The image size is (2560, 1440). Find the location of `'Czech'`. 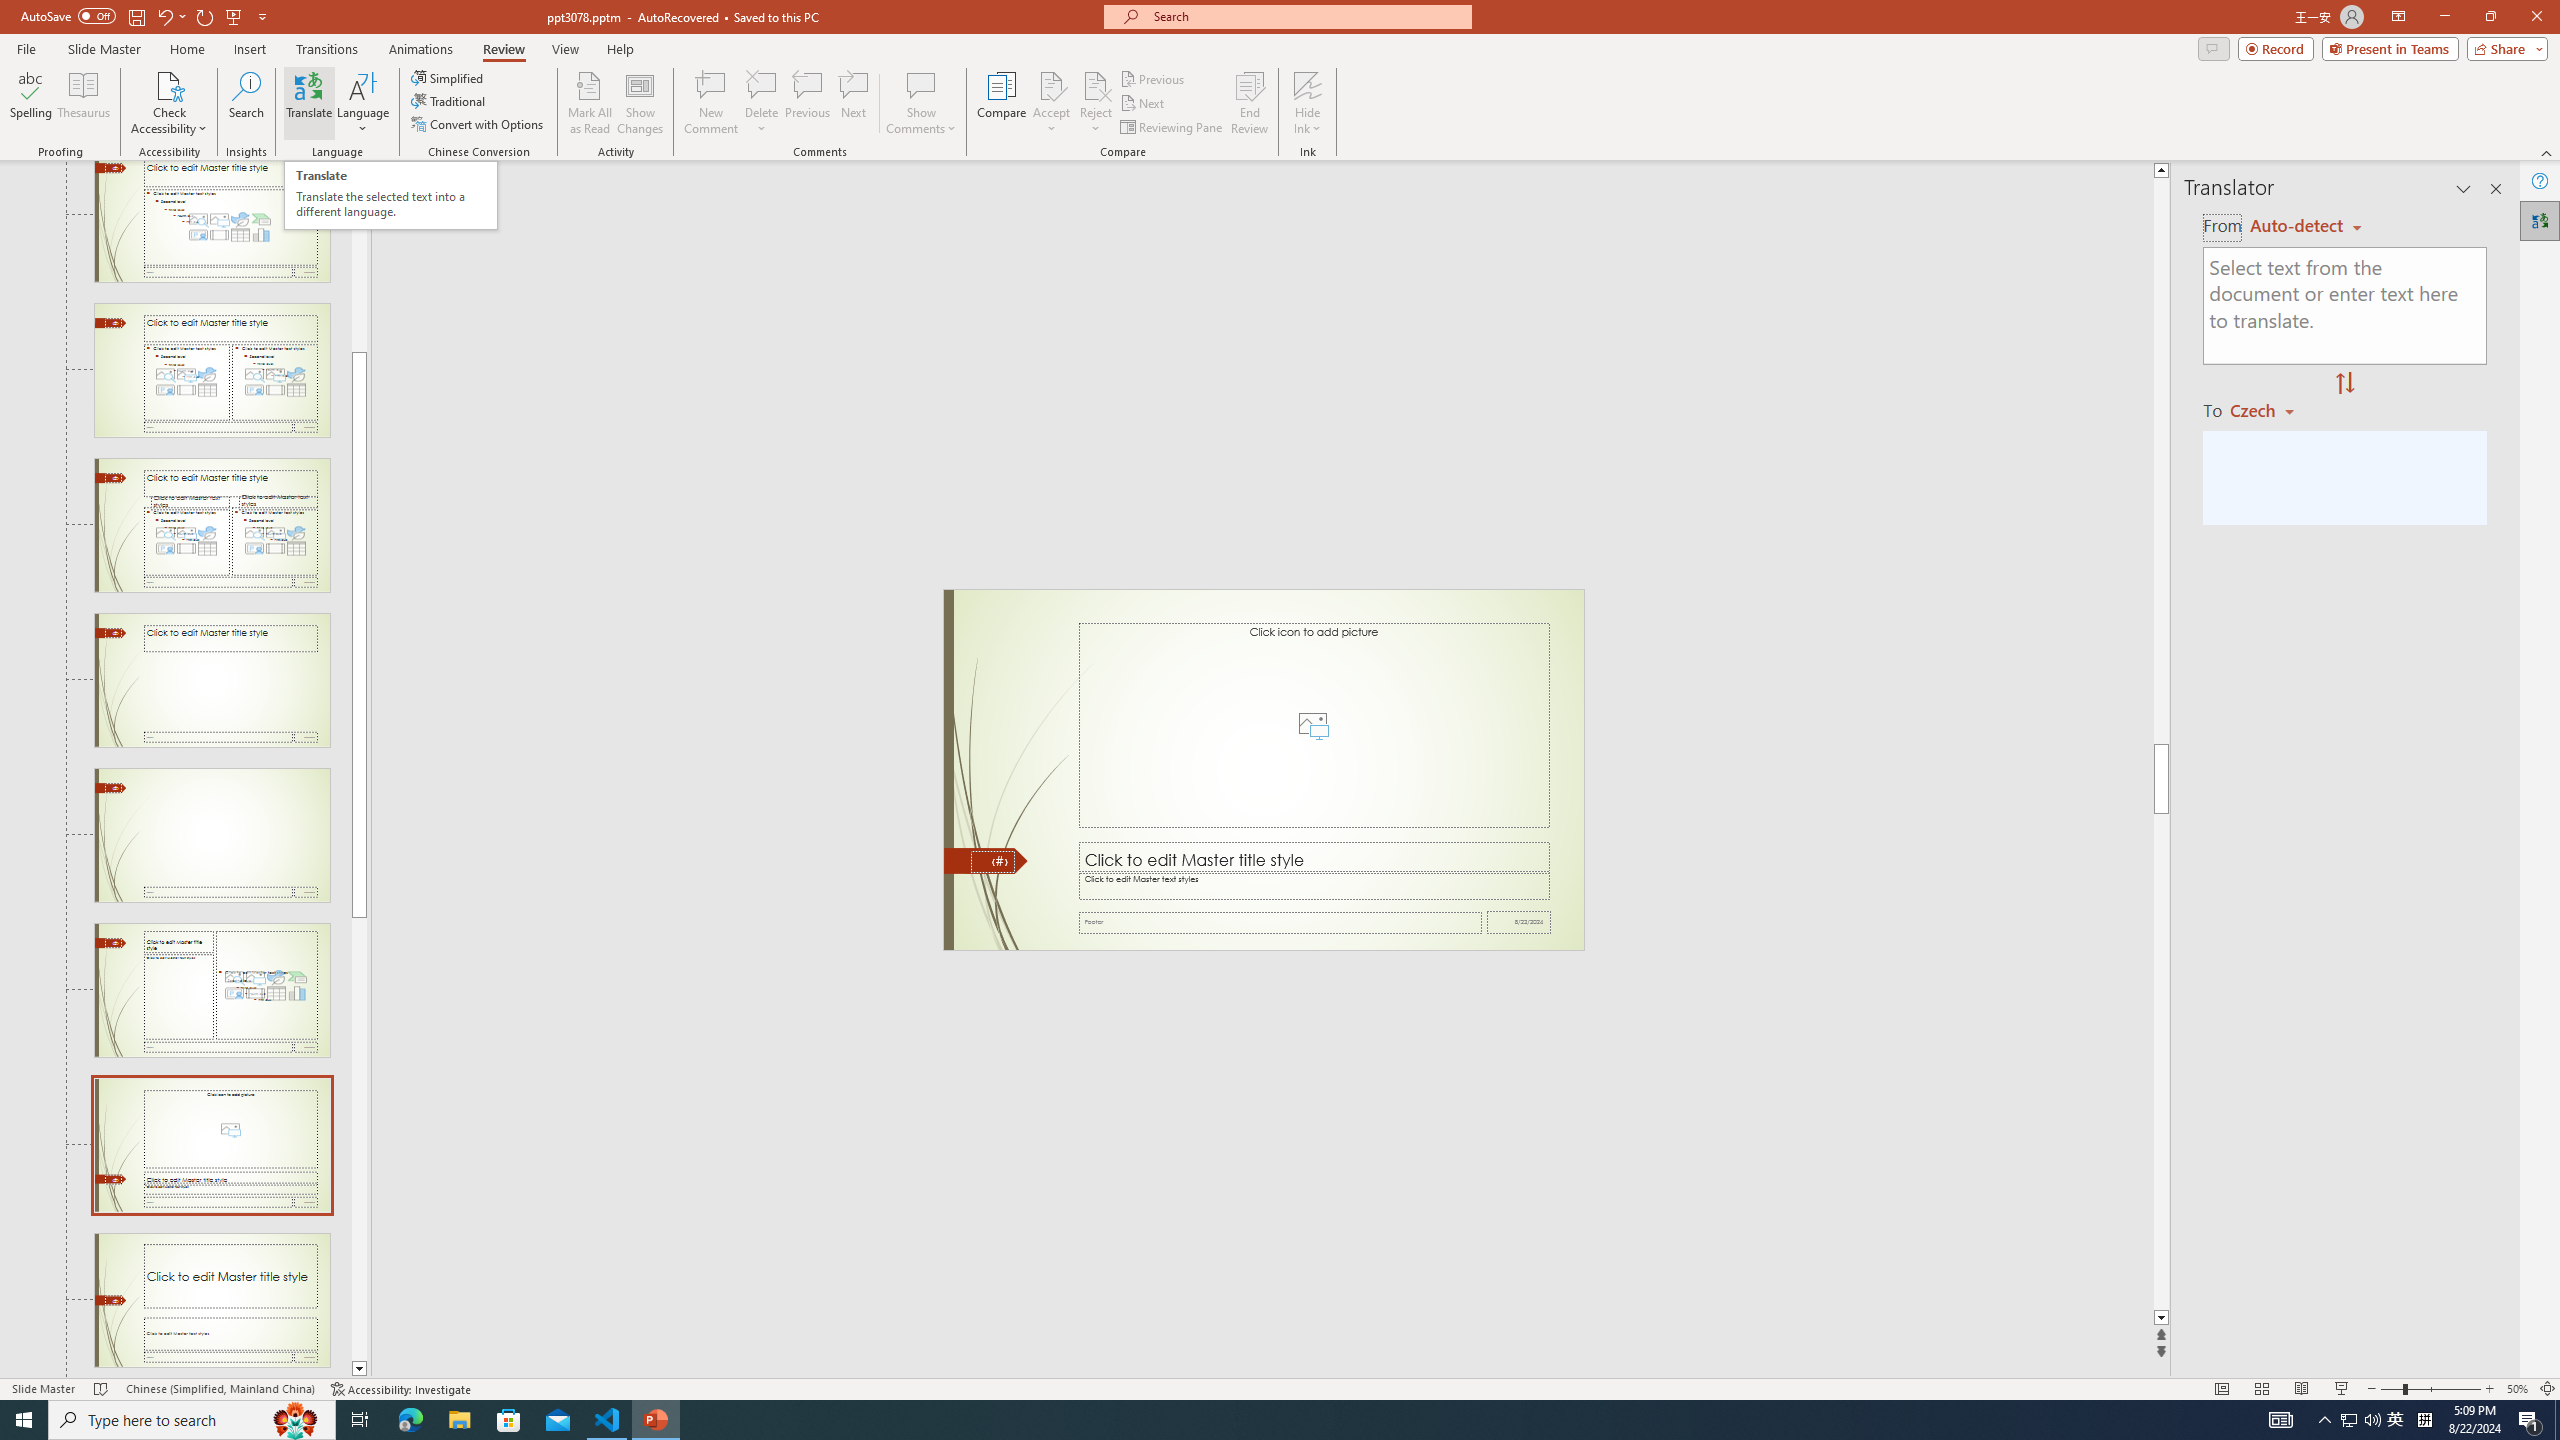

'Czech' is located at coordinates (2270, 409).